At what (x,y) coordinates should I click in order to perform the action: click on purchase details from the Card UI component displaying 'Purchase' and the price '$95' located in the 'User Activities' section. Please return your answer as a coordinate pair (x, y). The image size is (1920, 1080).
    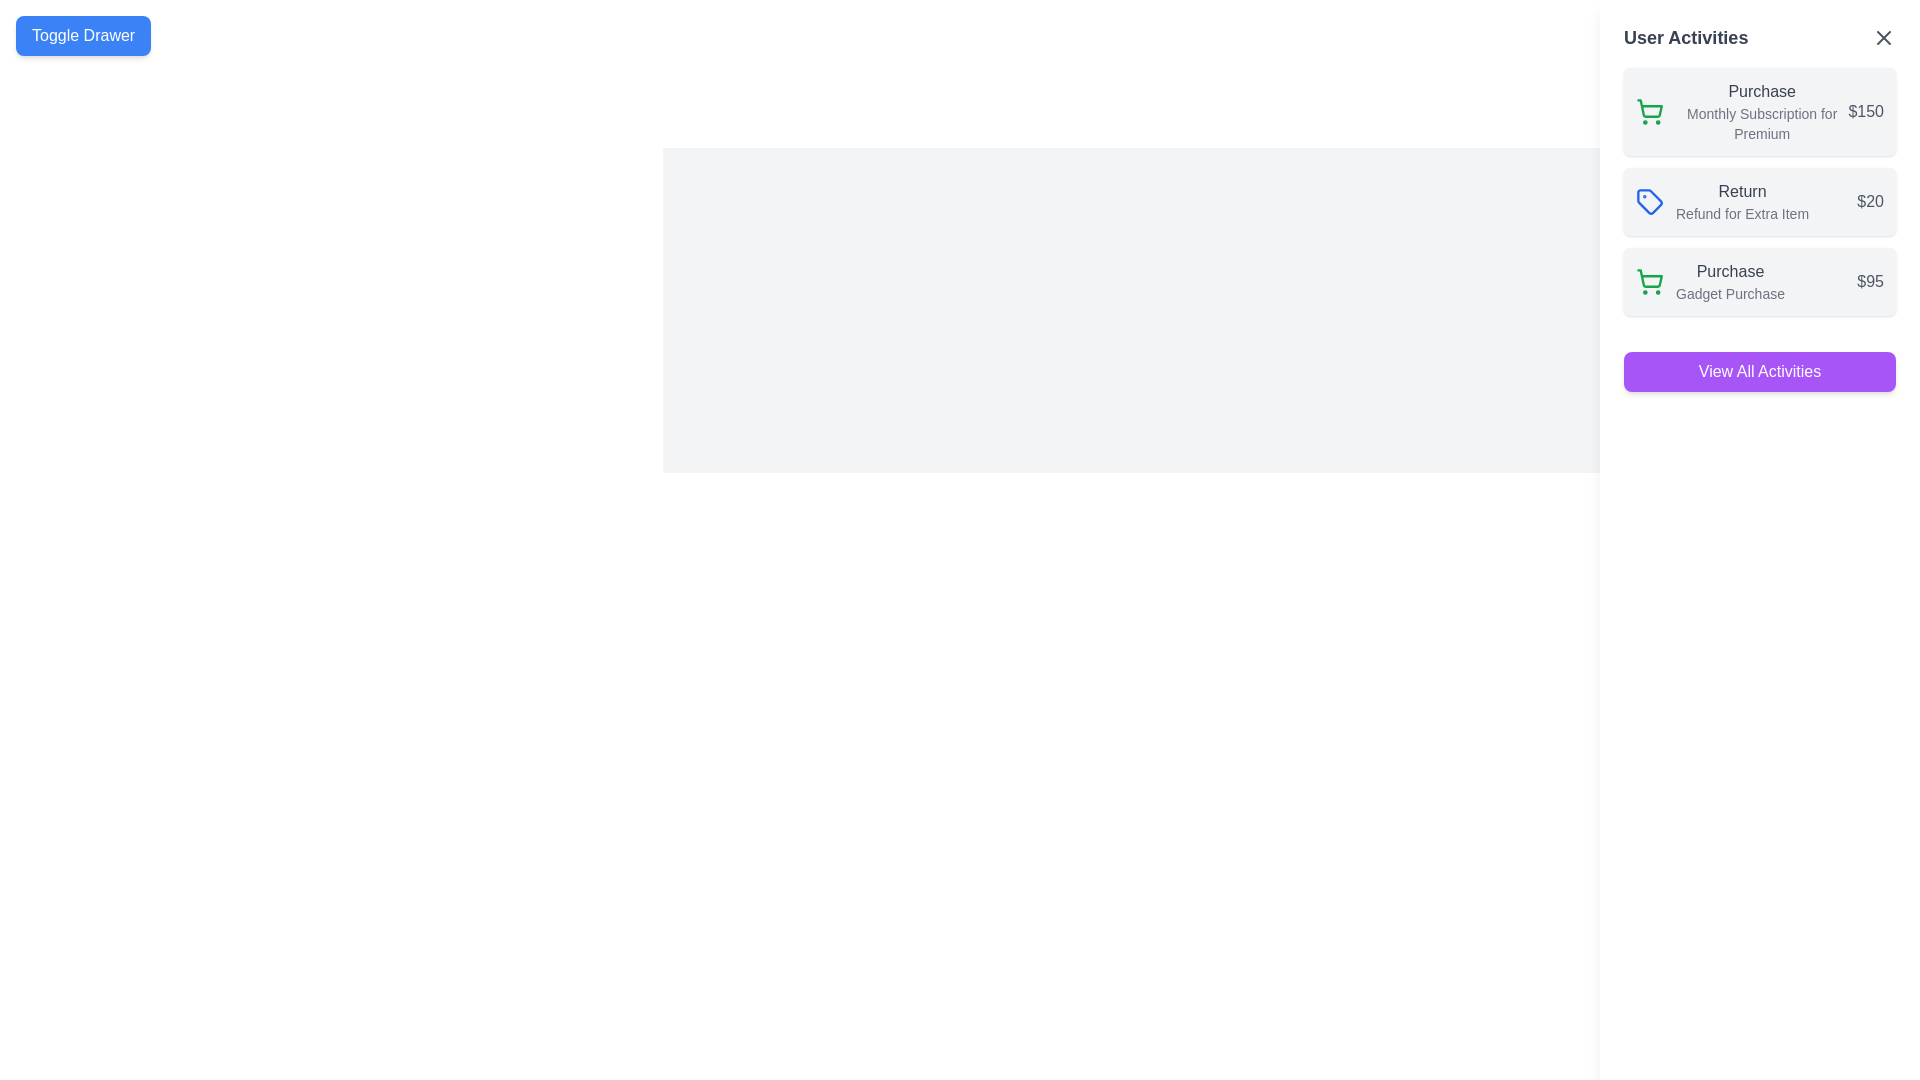
    Looking at the image, I should click on (1760, 281).